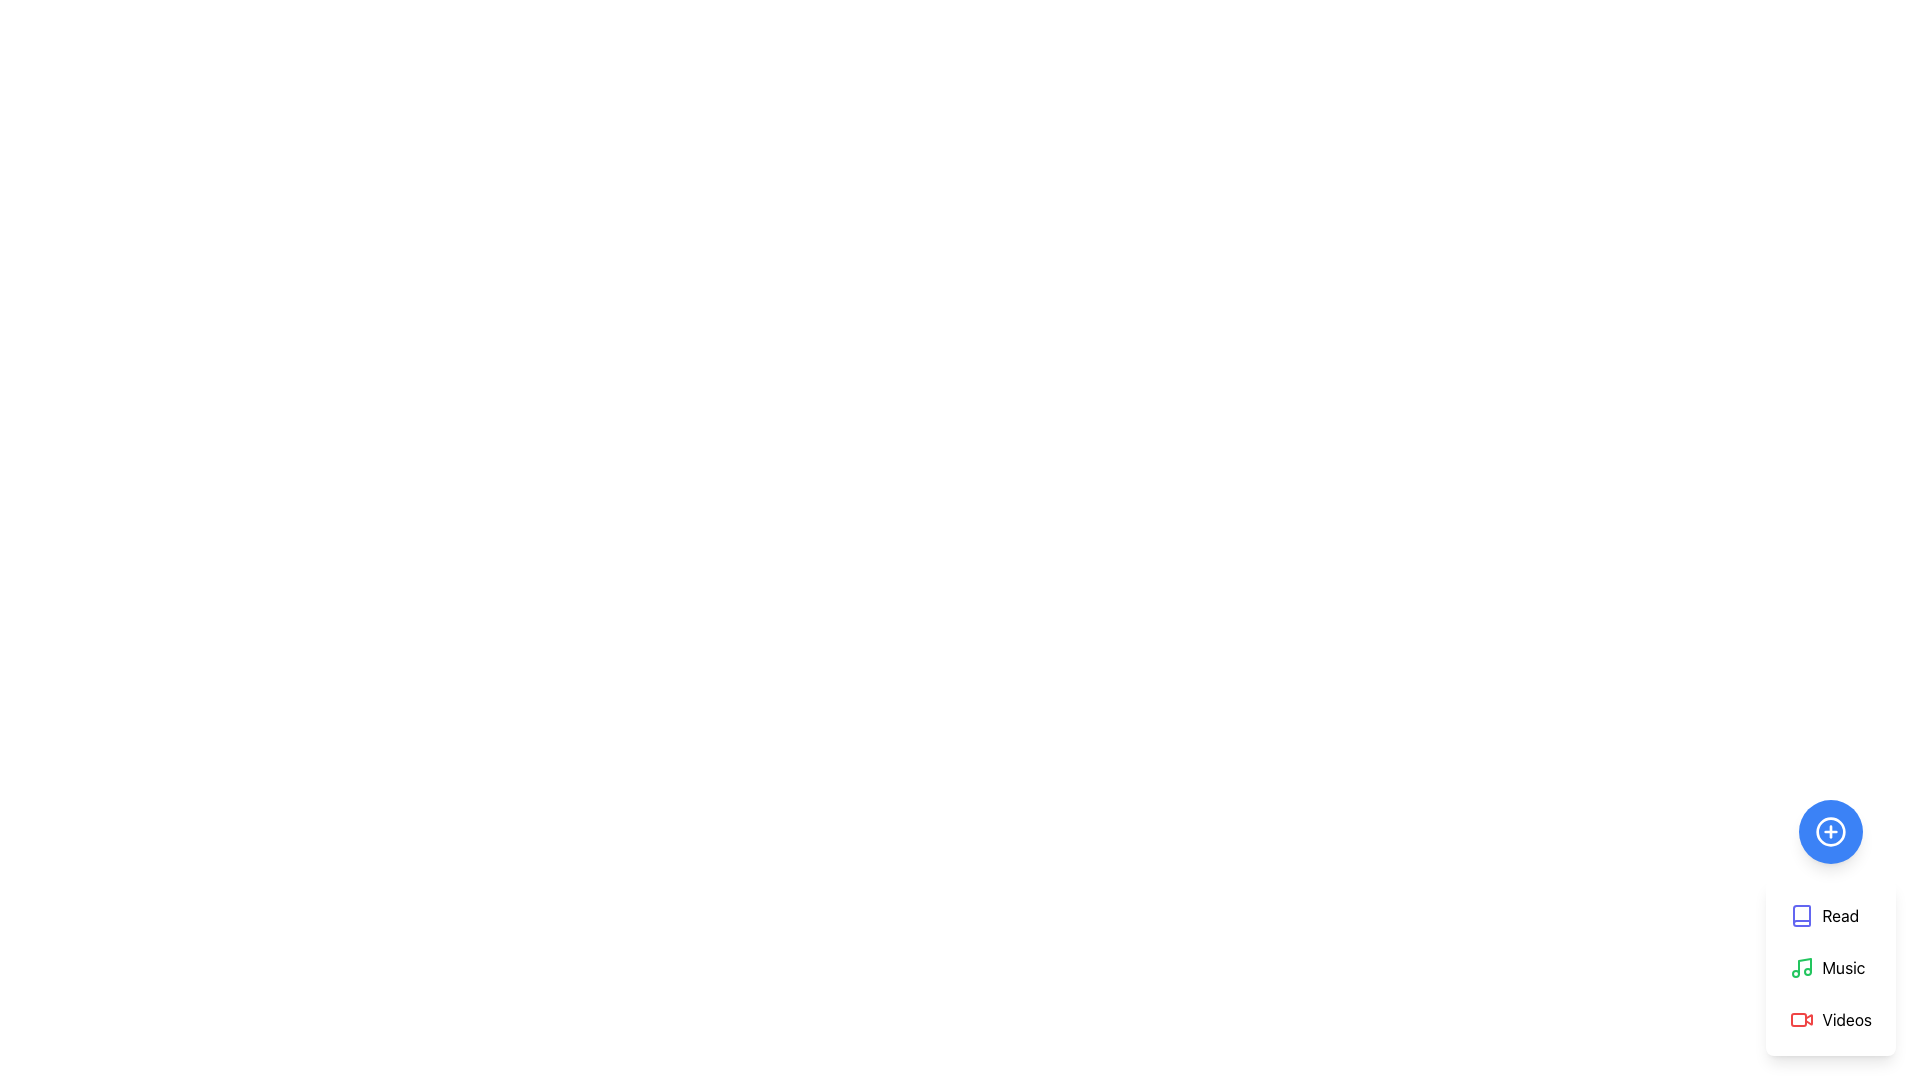 The image size is (1920, 1080). Describe the element at coordinates (1842, 967) in the screenshot. I see `the text label associated with the music menu item located in the third position of the vertical menu` at that location.